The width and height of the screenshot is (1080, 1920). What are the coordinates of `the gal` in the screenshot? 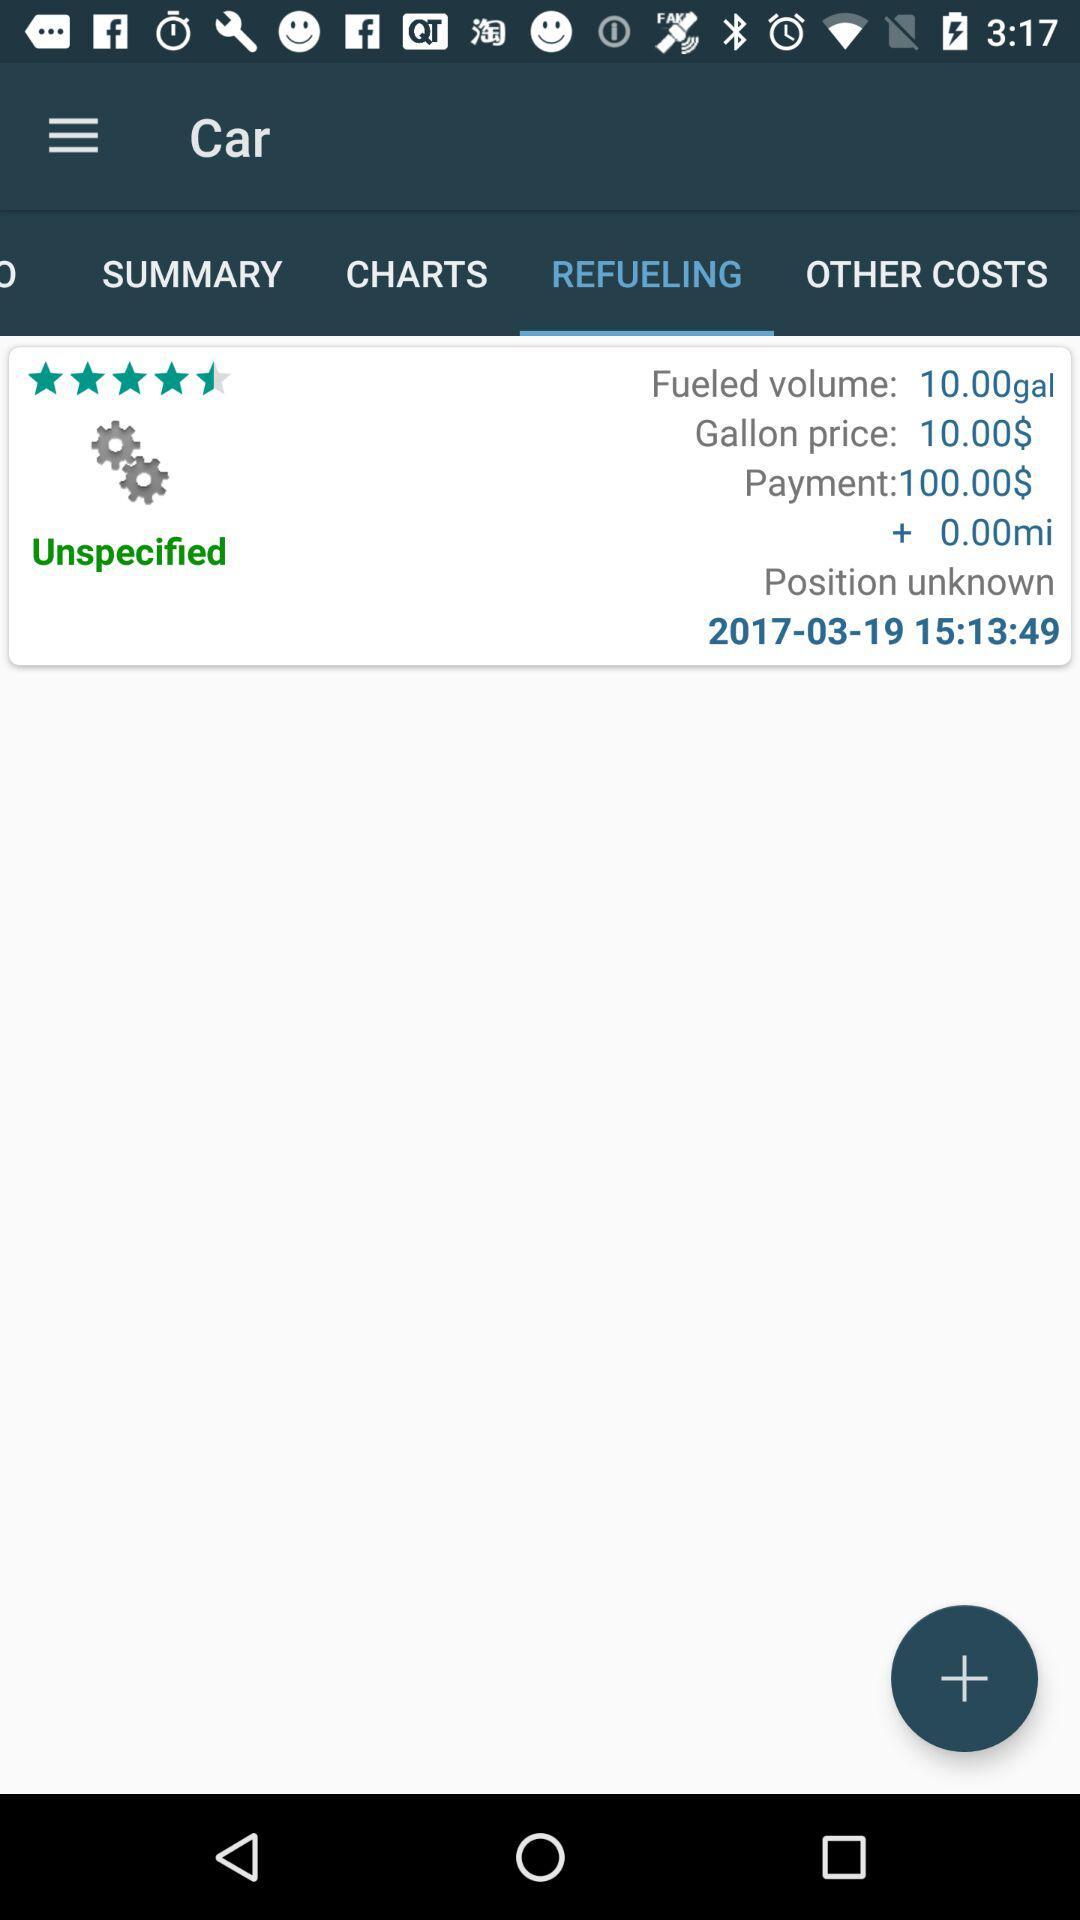 It's located at (1033, 384).